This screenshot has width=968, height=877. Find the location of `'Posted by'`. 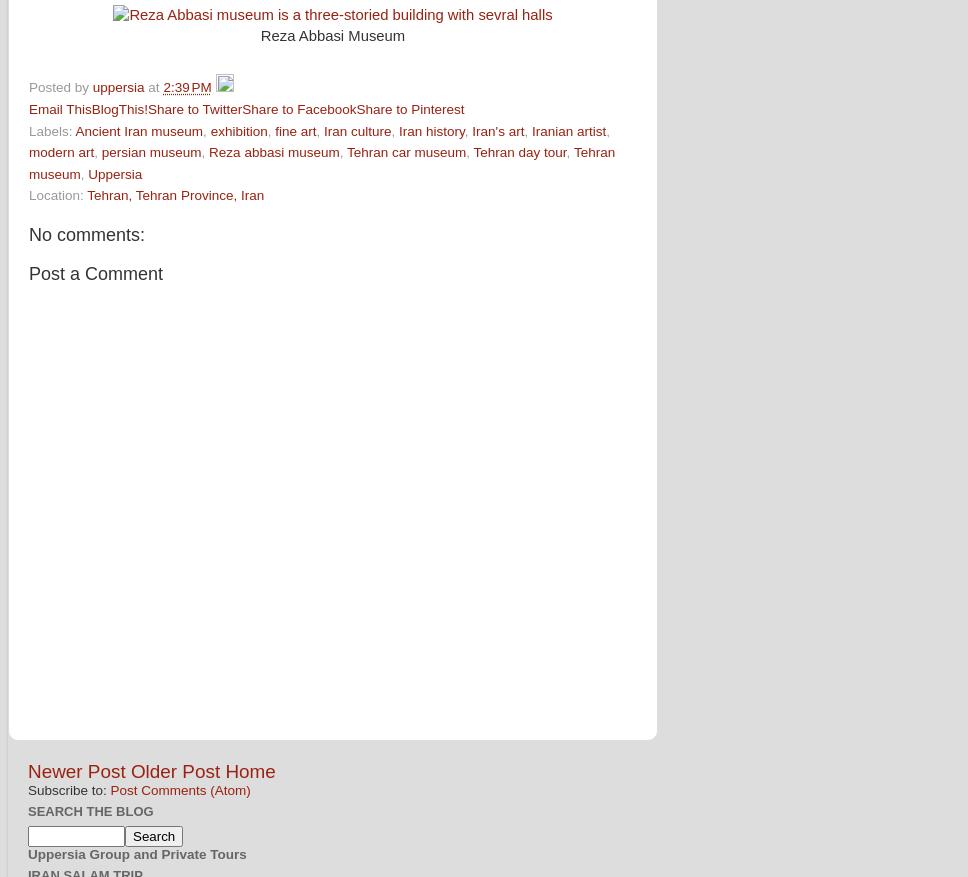

'Posted by' is located at coordinates (59, 87).